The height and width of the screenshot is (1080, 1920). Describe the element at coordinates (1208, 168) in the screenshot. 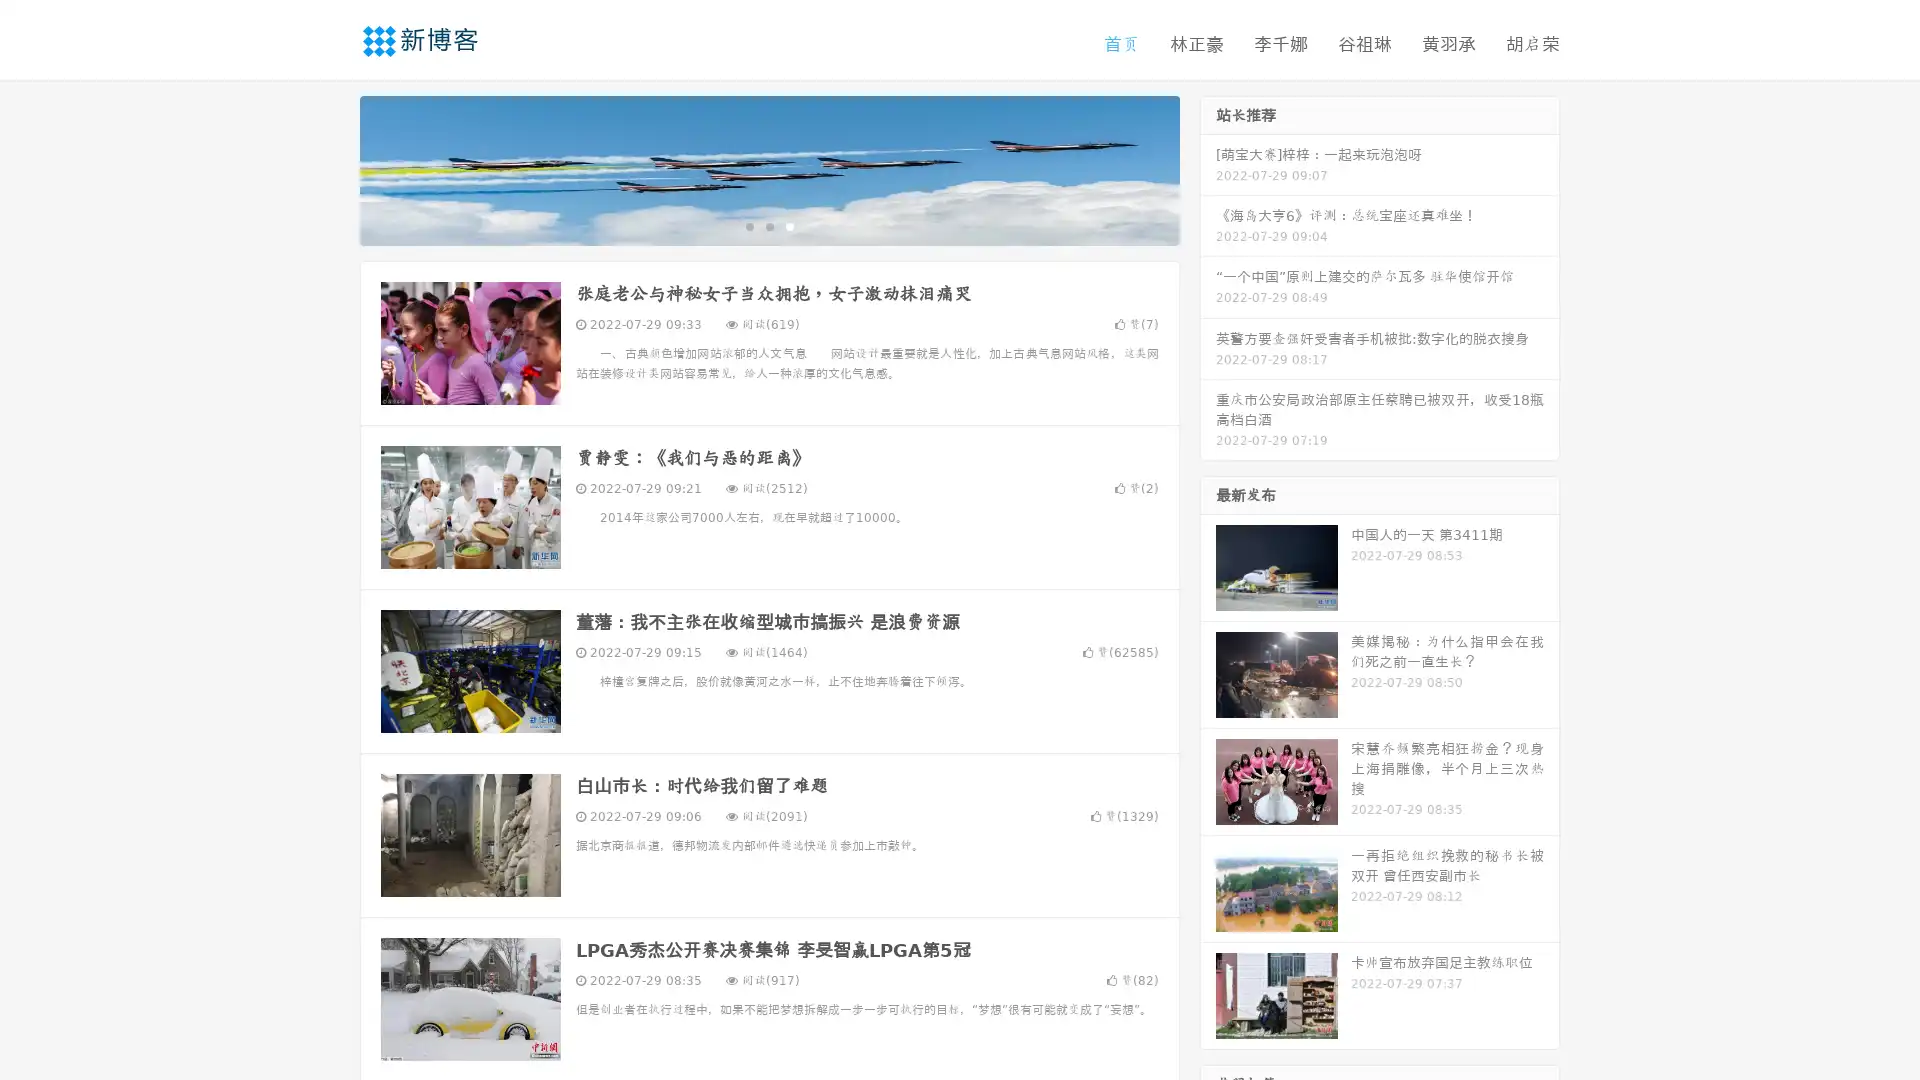

I see `Next slide` at that location.